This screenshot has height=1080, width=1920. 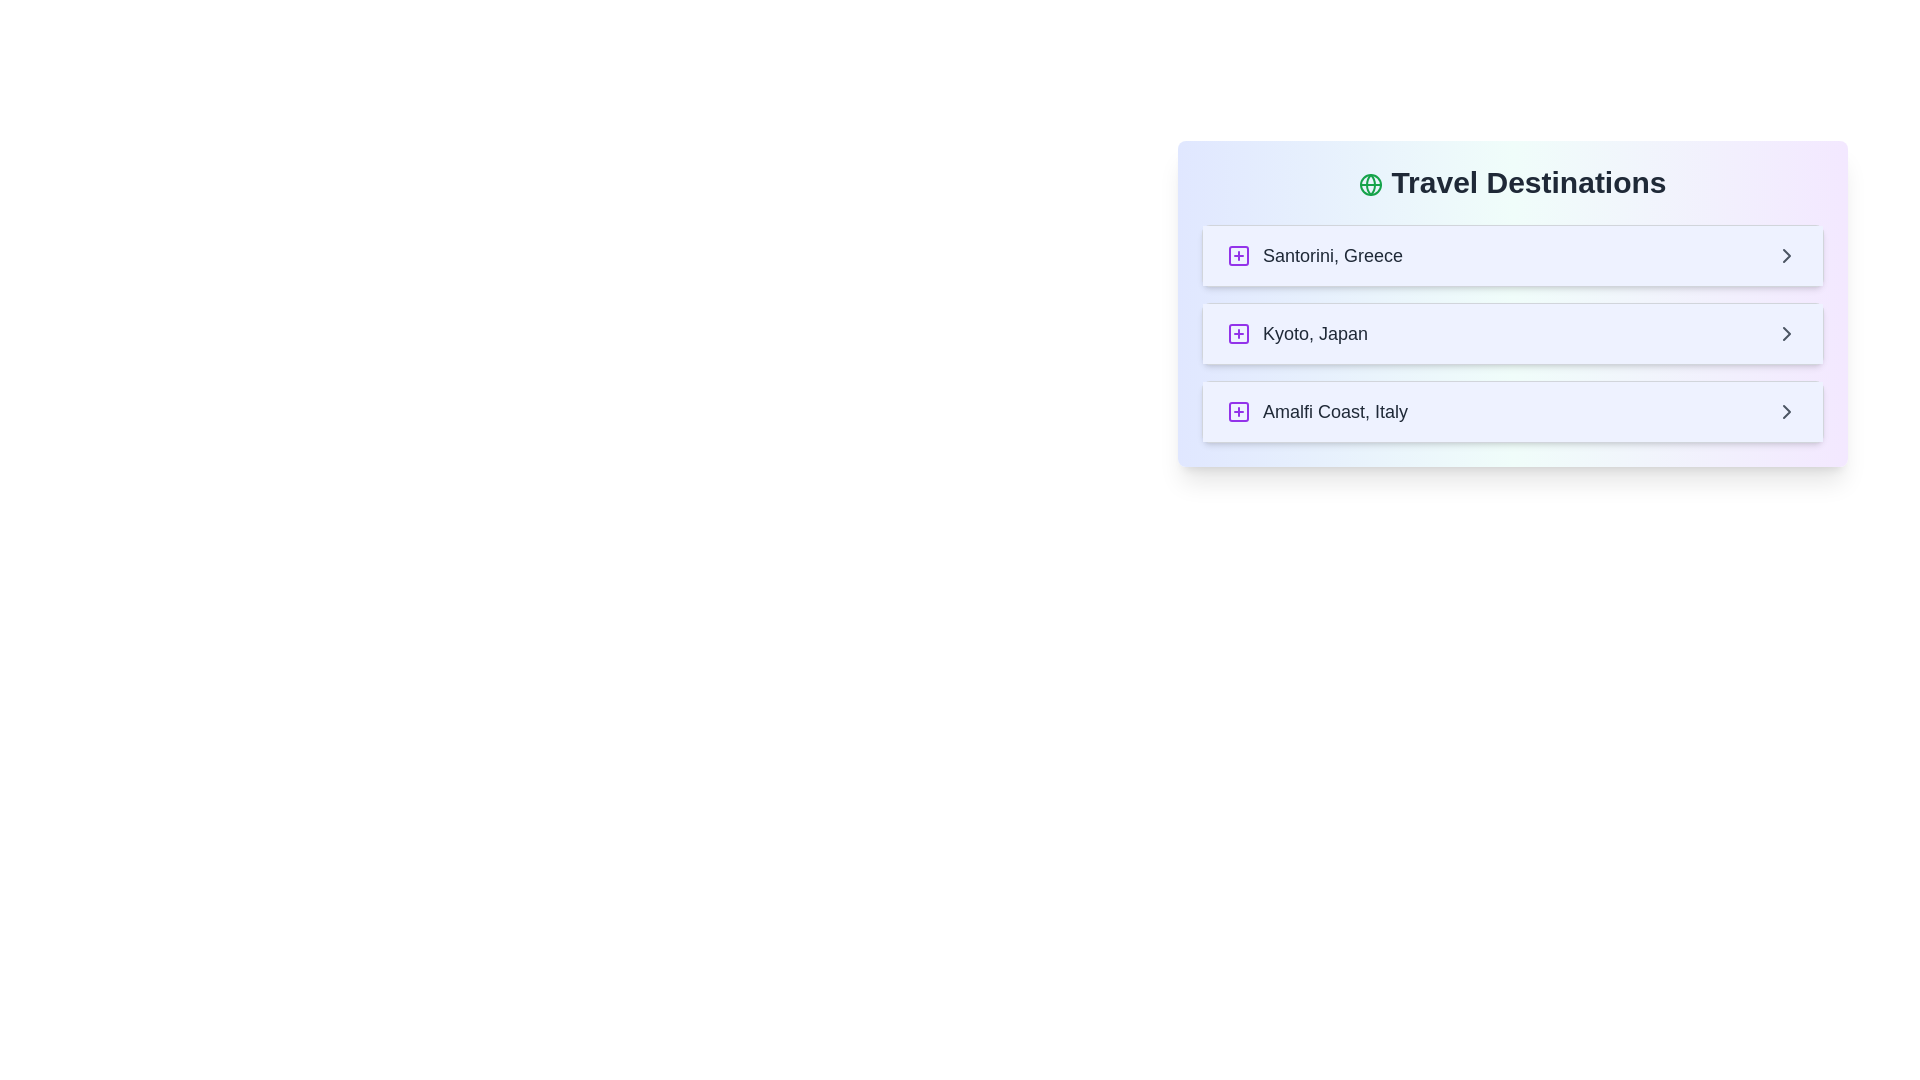 I want to click on the rightward arrow icon button located at the rightmost edge of the list item displaying 'Kyoto, Japan', so click(x=1786, y=333).